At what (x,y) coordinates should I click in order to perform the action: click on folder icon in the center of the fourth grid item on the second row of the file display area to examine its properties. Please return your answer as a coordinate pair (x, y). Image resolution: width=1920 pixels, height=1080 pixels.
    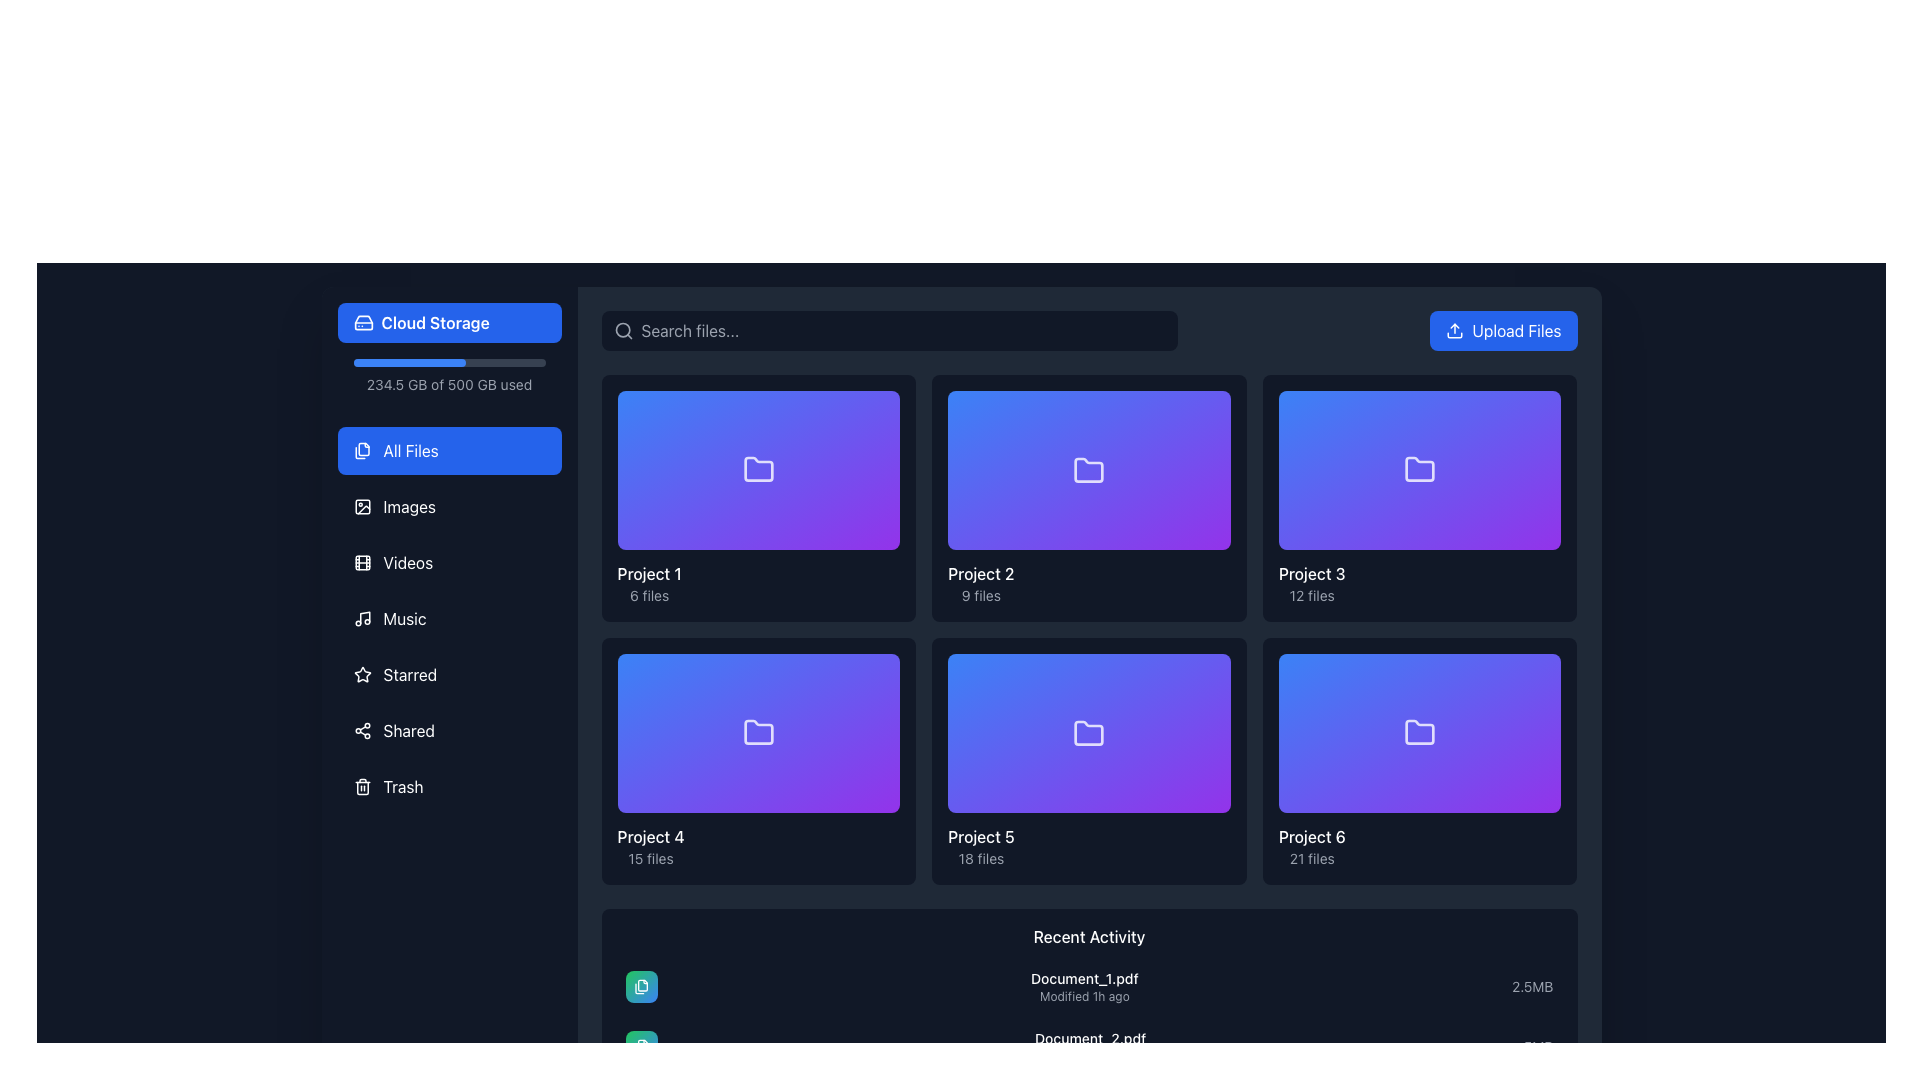
    Looking at the image, I should click on (757, 733).